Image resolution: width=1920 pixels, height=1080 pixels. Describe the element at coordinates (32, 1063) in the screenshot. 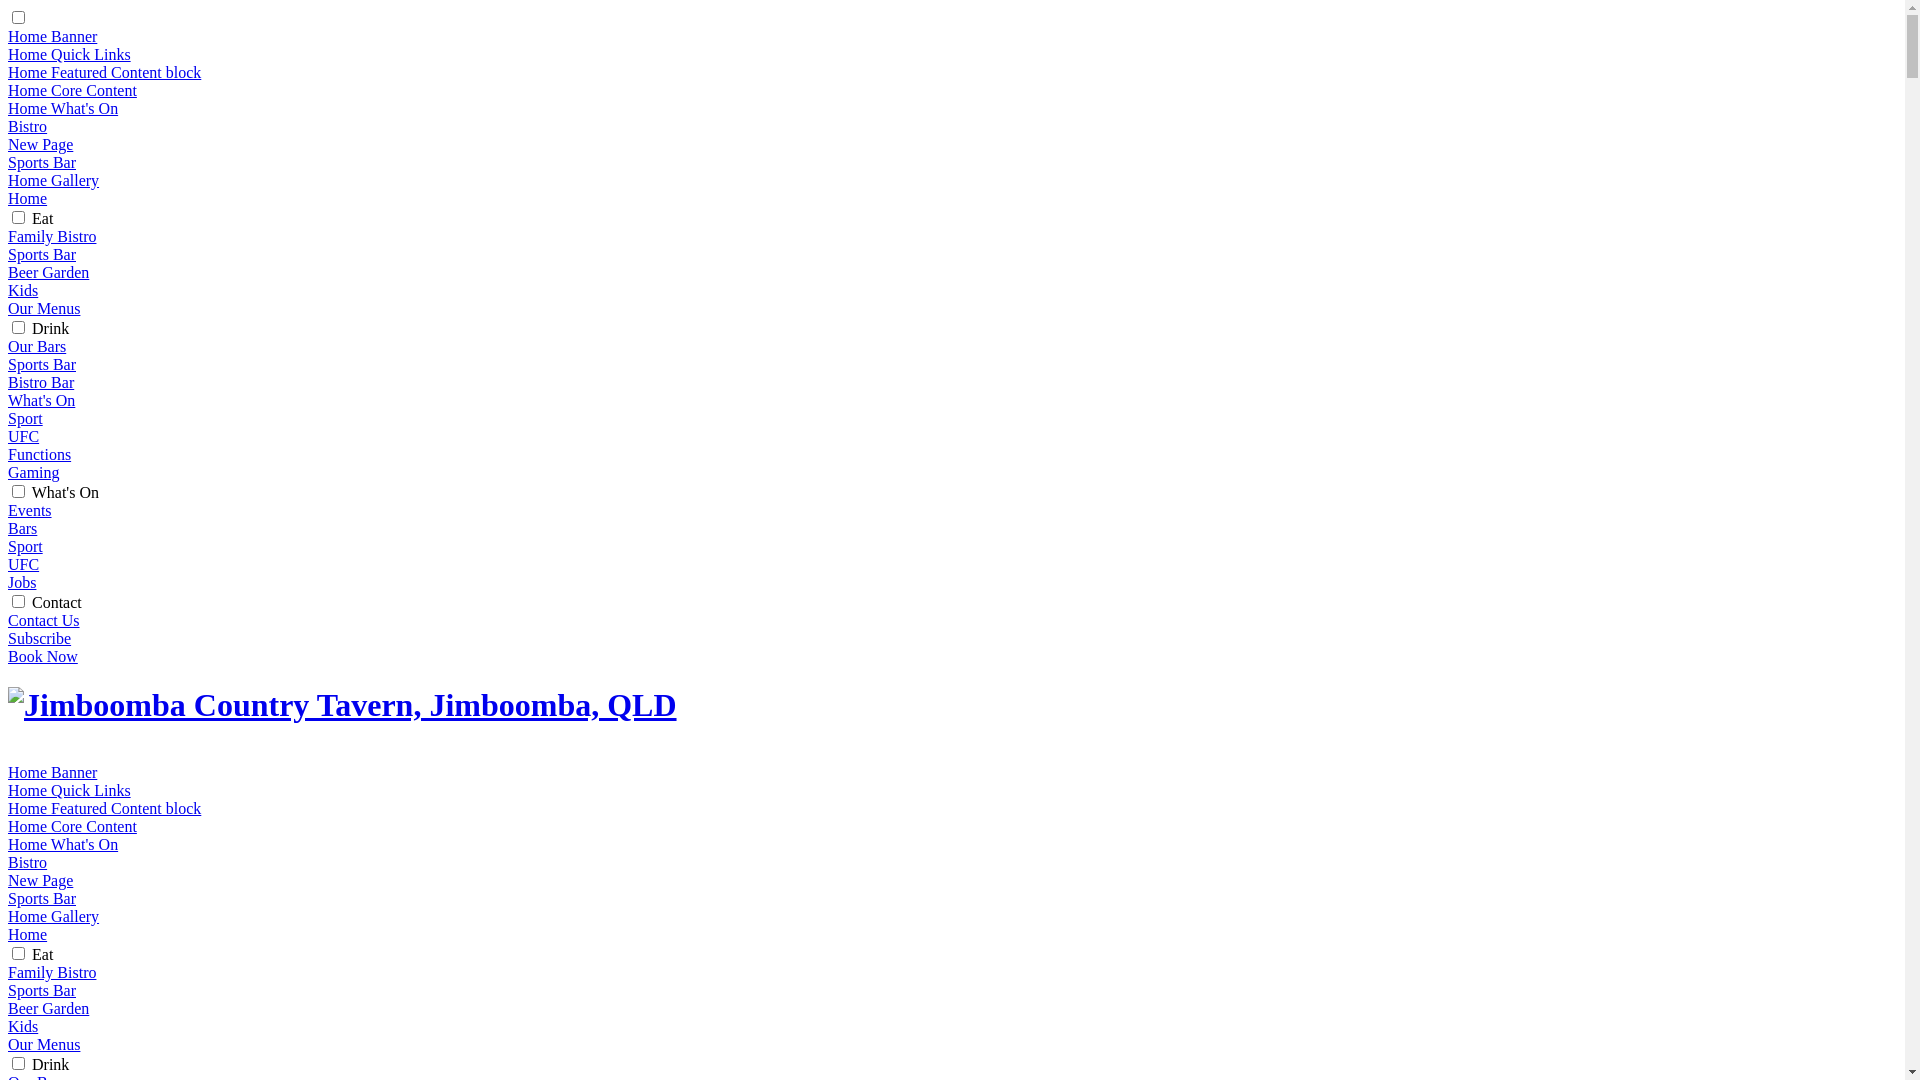

I see `'Drink'` at that location.